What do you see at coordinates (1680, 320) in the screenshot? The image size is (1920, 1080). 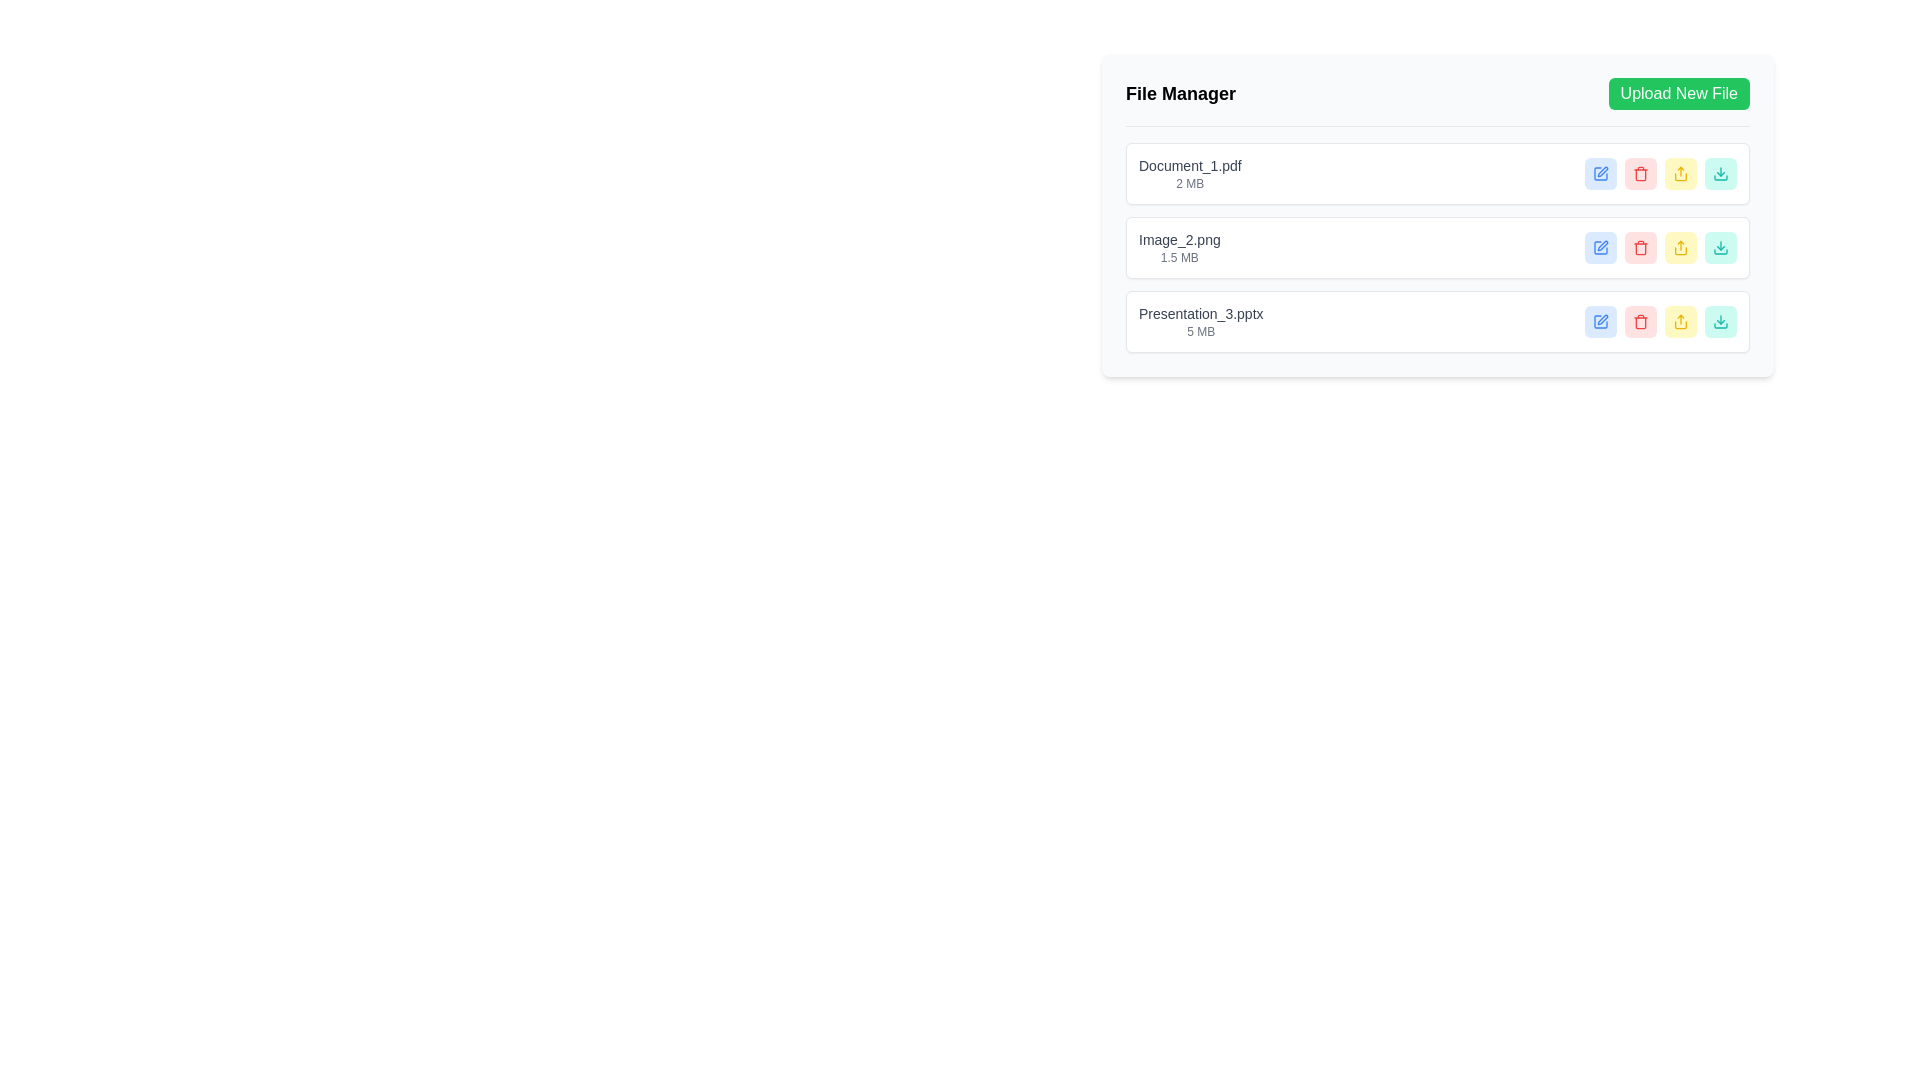 I see `the upload icon associated with 'Presentation_3.pptx' in the file manager interface` at bounding box center [1680, 320].